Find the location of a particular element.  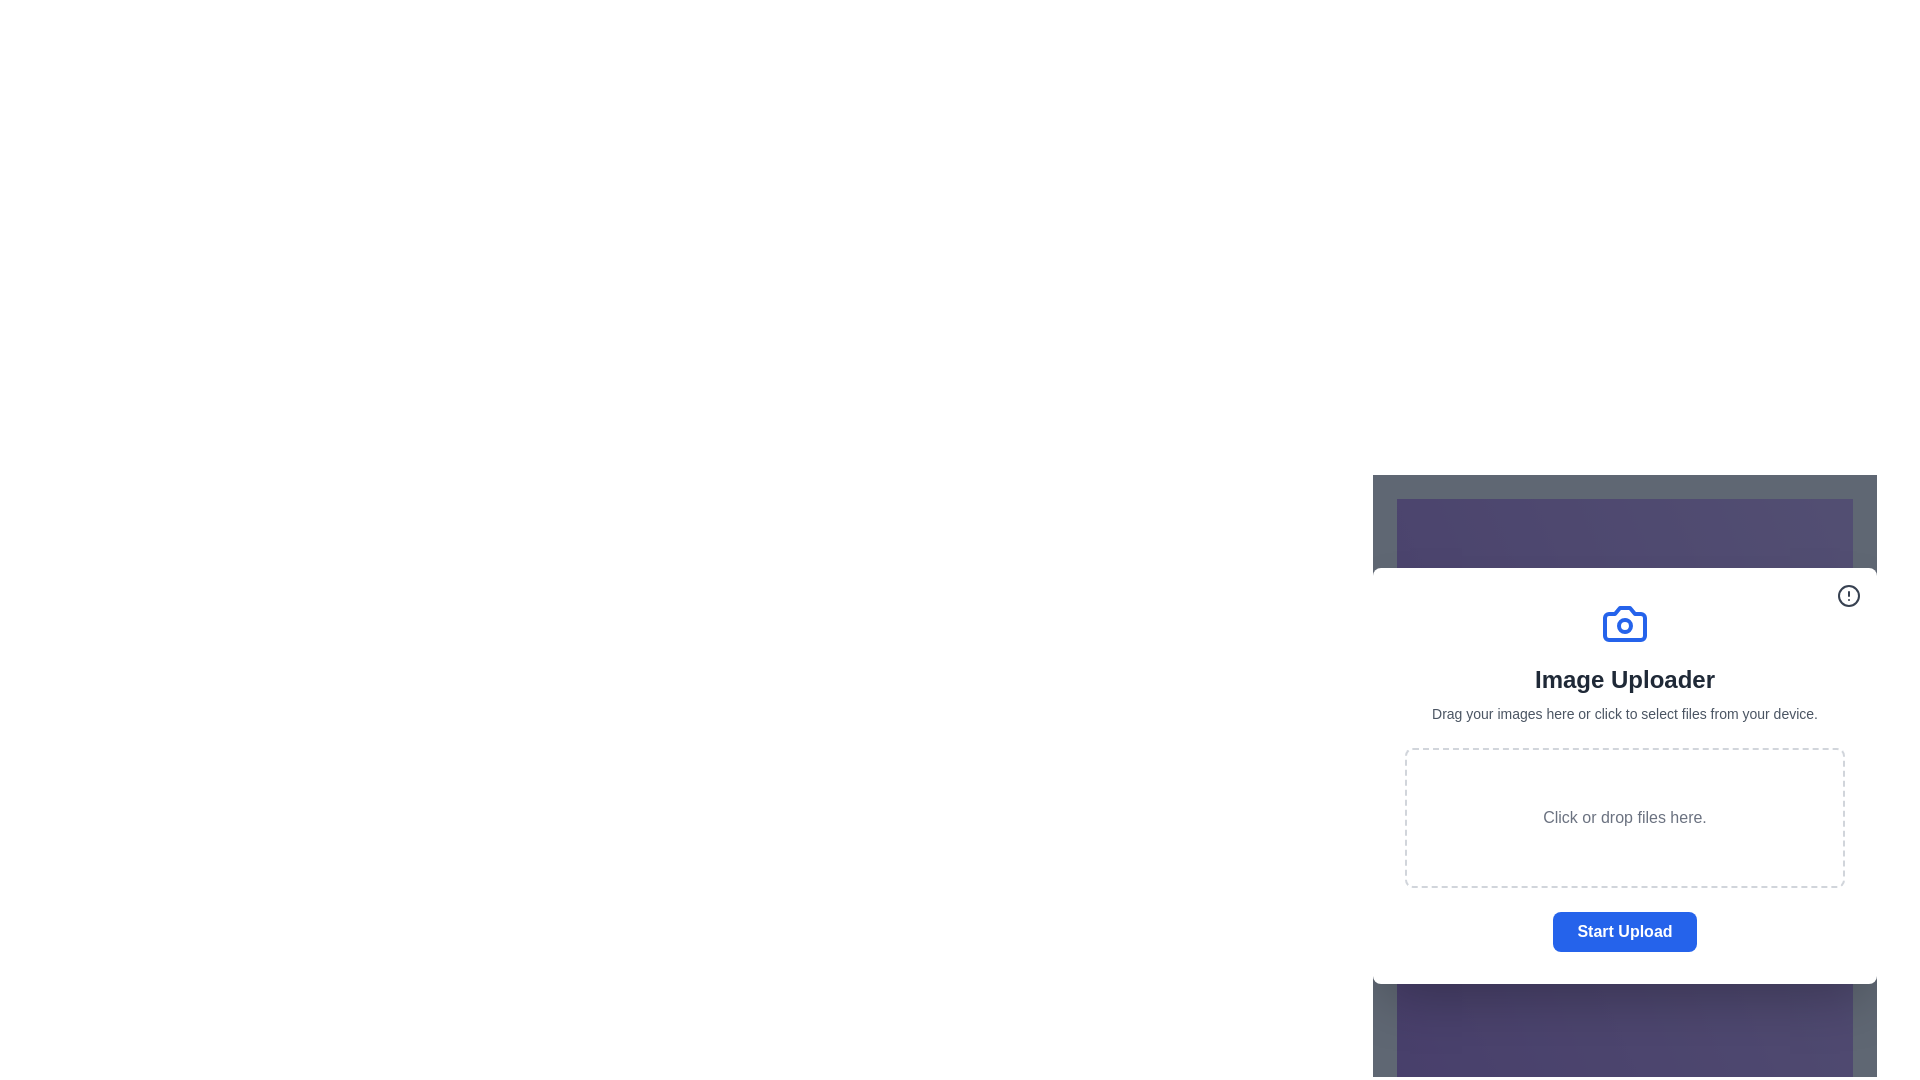

the action trigger button located at the bottom-center of the 'Image Uploader' modal to observe visual changes indicating interactivity is located at coordinates (1625, 932).